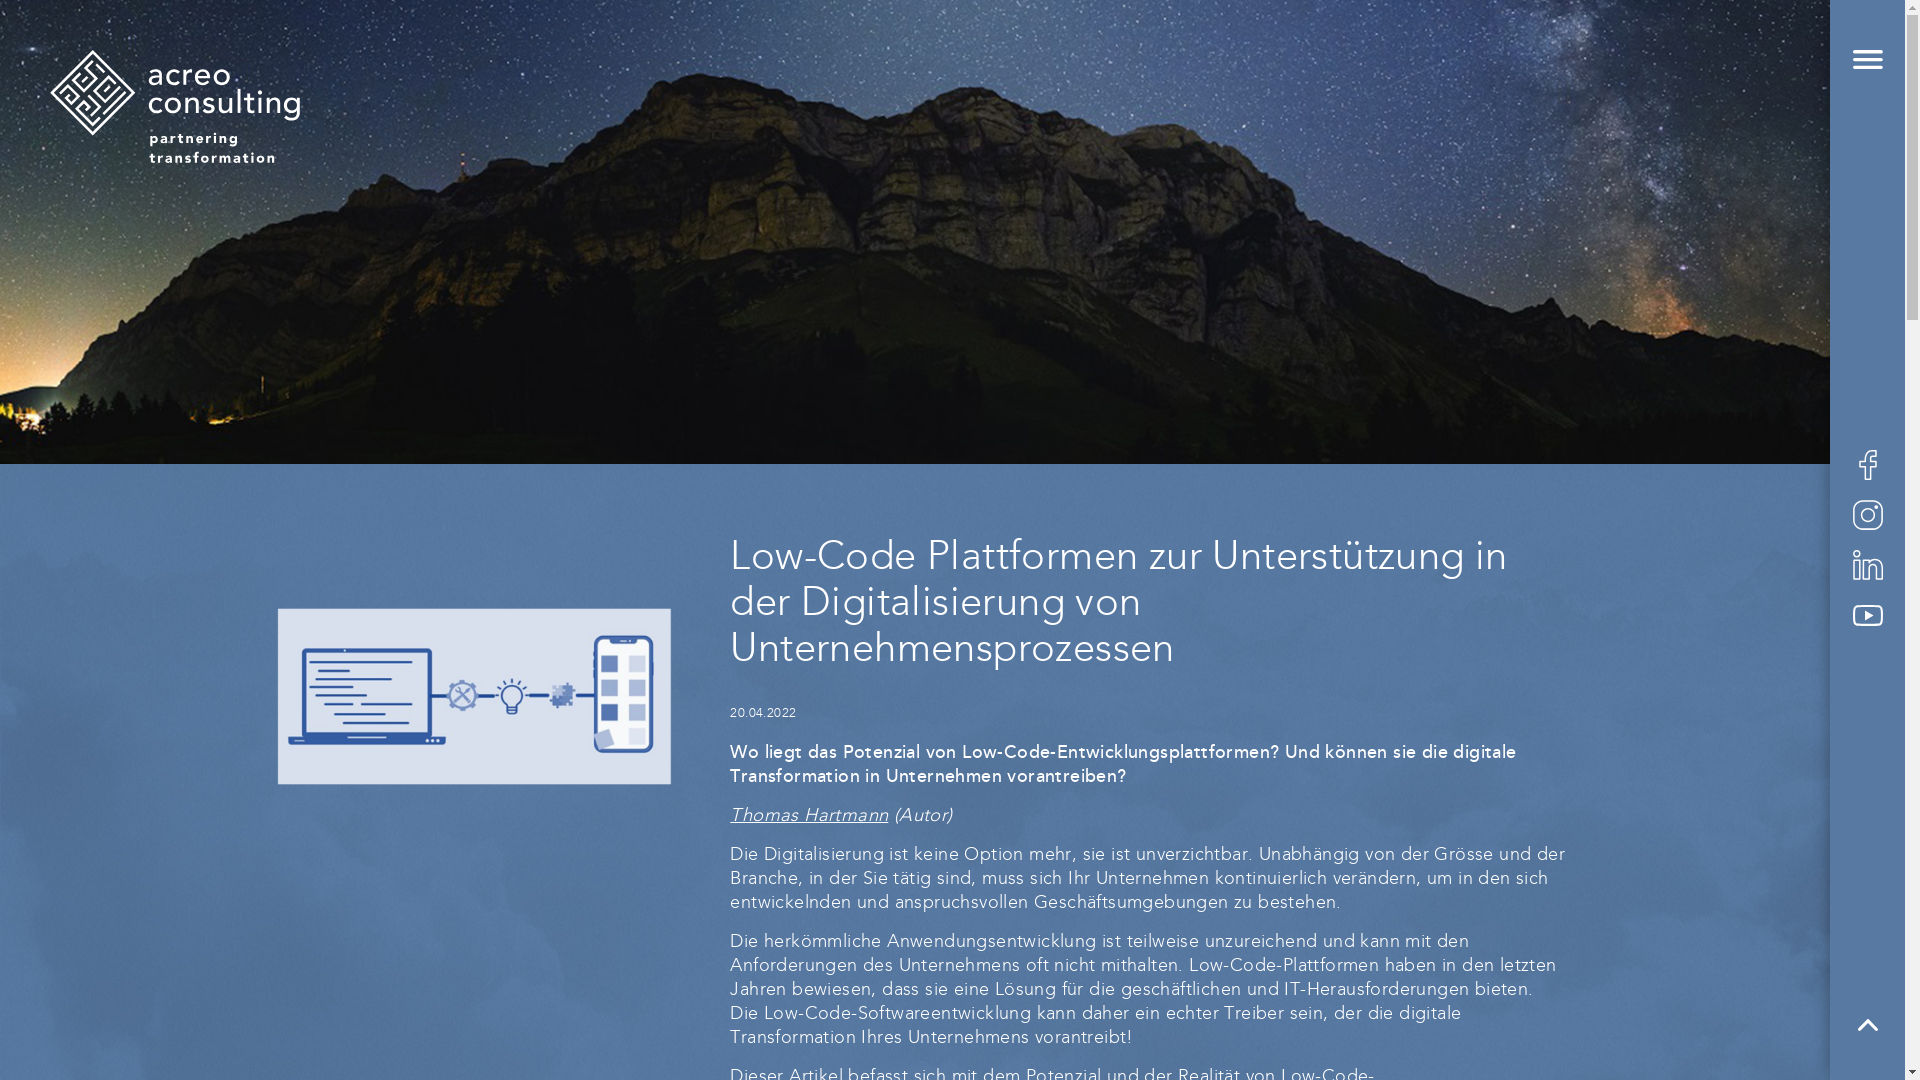 This screenshot has width=1920, height=1080. What do you see at coordinates (174, 157) in the screenshot?
I see `'Startseite'` at bounding box center [174, 157].